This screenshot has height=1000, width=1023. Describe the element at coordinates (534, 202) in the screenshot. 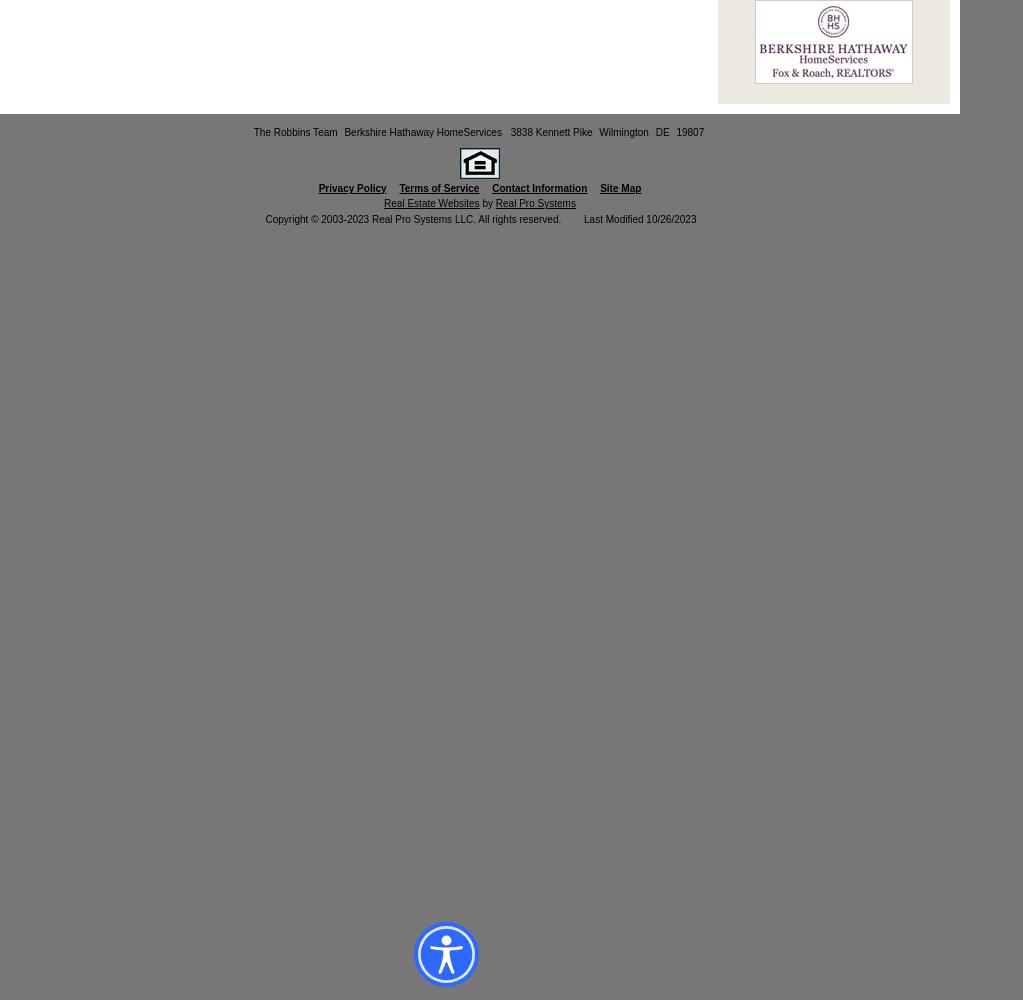

I see `'Real Pro Systems'` at that location.